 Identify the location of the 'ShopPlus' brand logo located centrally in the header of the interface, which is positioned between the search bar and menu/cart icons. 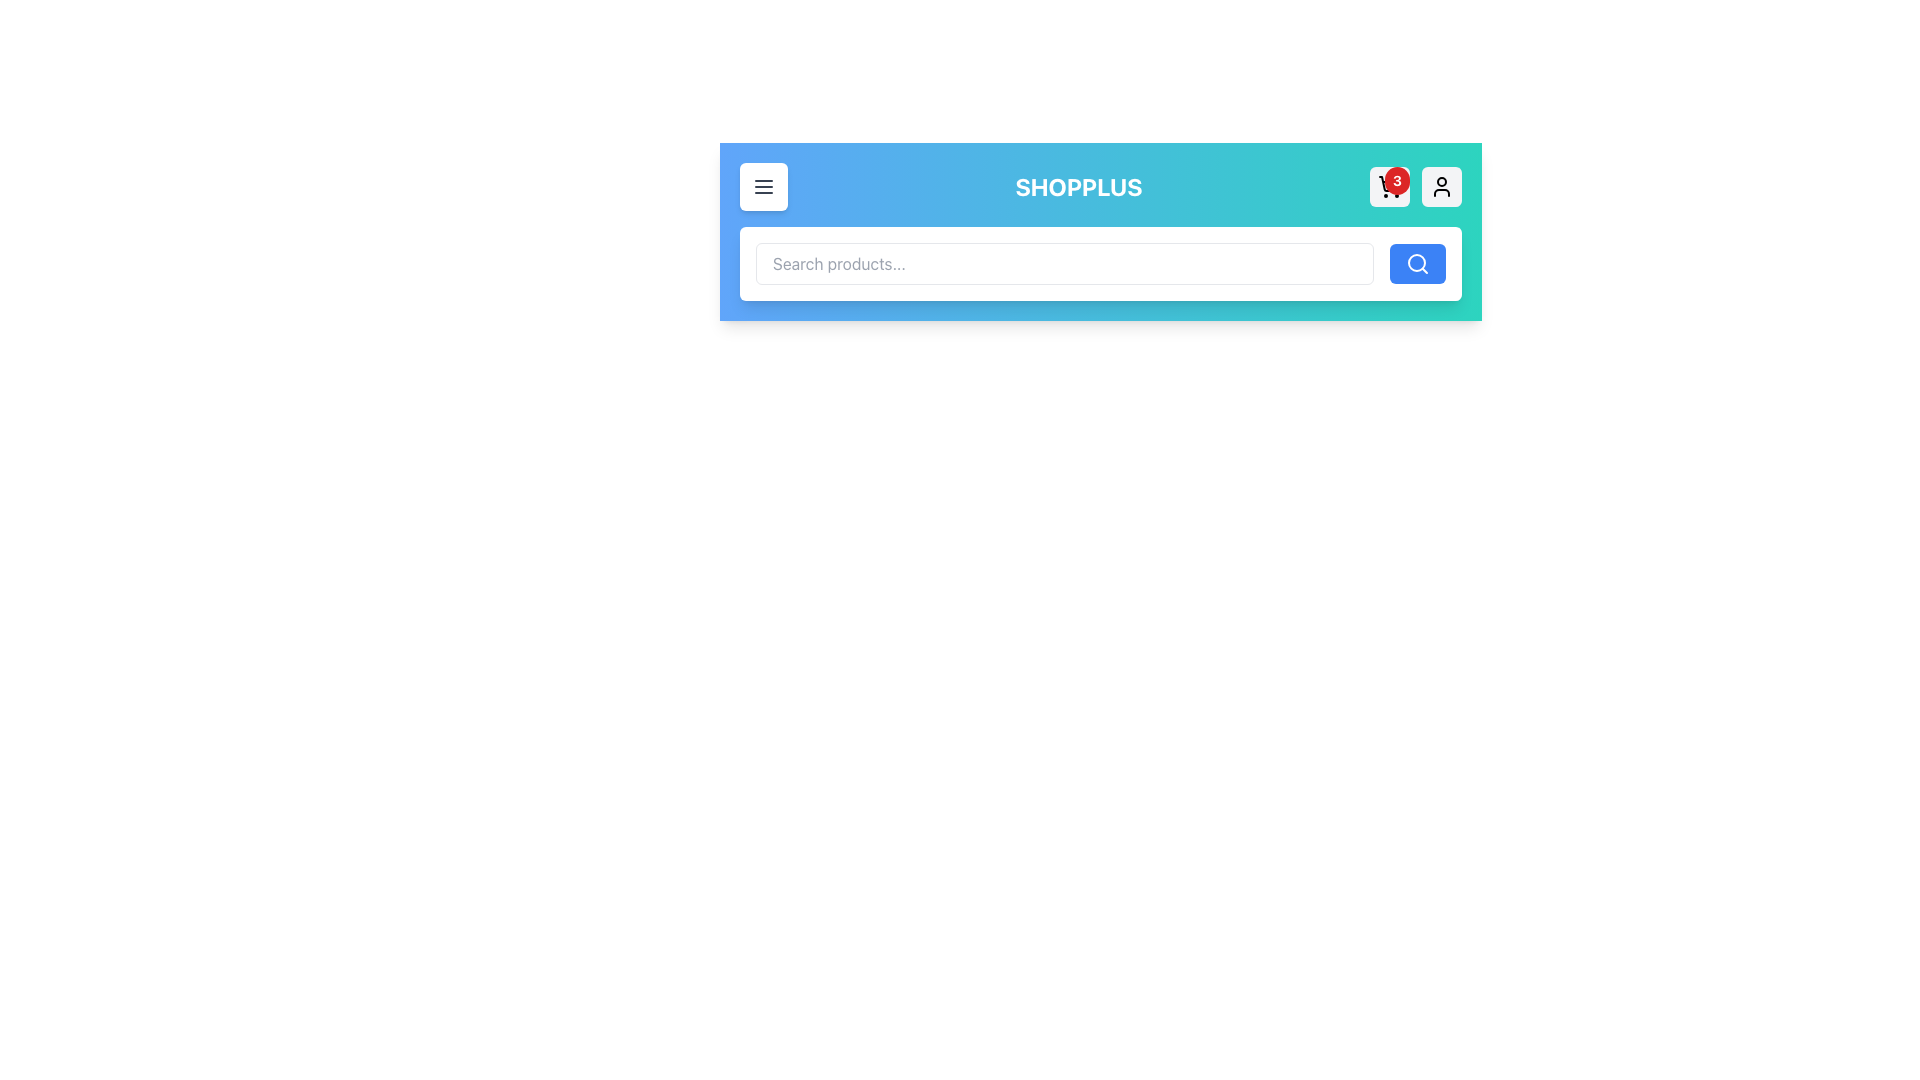
(1078, 186).